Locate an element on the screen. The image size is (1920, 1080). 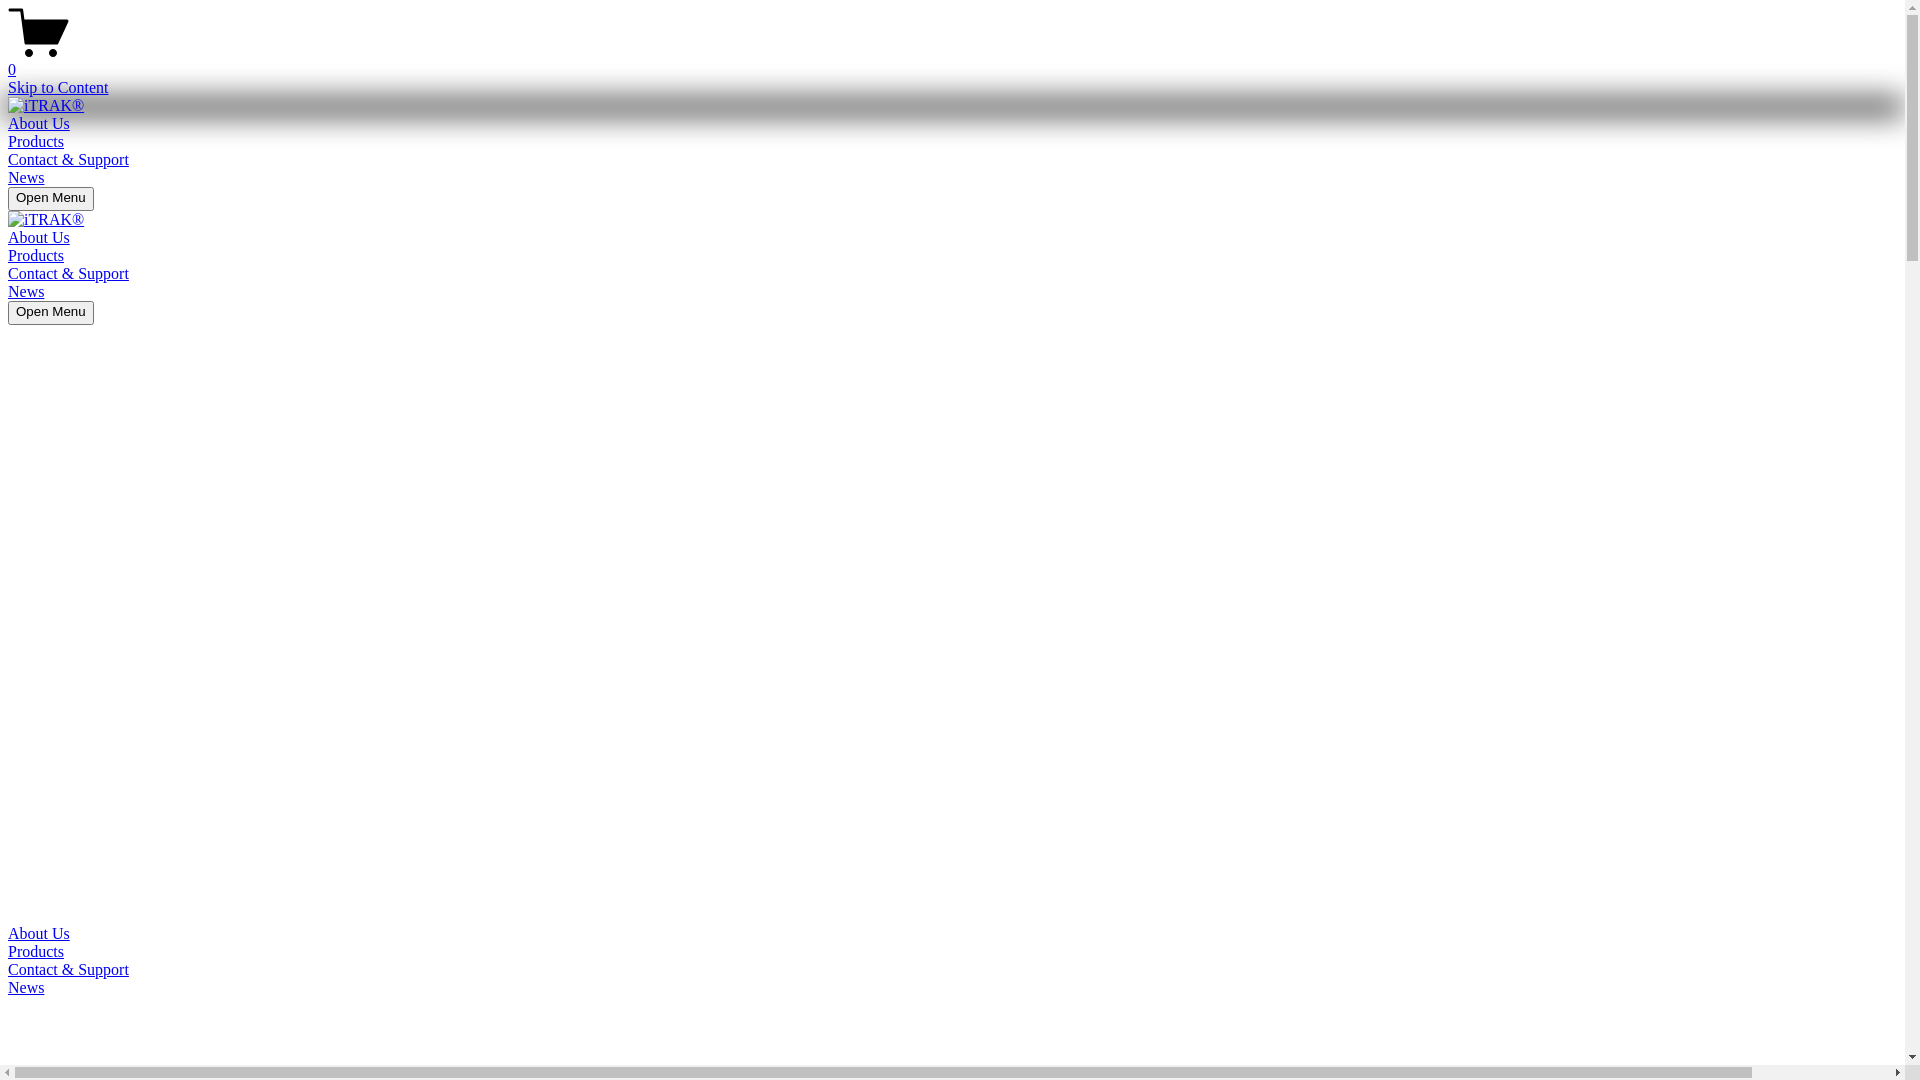
'News' is located at coordinates (8, 986).